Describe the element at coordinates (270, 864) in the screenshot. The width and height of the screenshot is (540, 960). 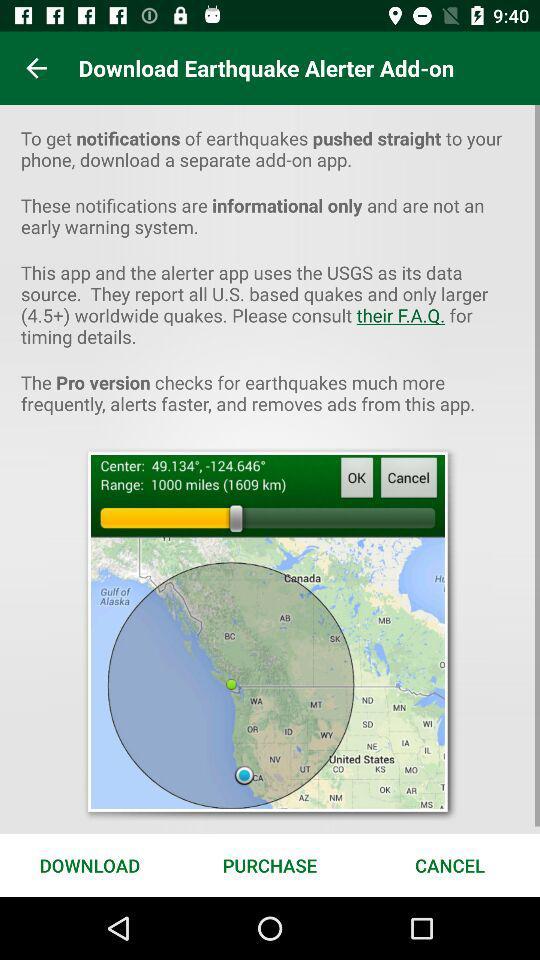
I see `the purchase` at that location.